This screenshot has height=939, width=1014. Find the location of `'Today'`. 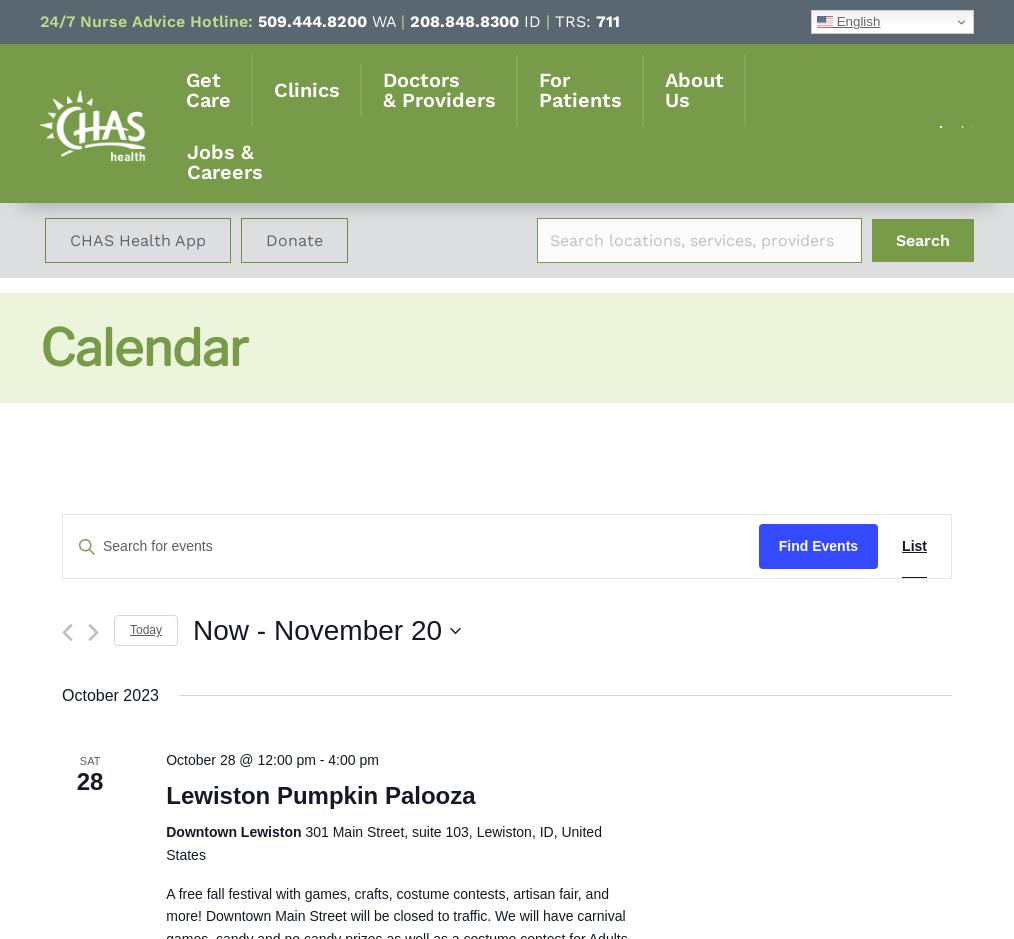

'Today' is located at coordinates (146, 628).